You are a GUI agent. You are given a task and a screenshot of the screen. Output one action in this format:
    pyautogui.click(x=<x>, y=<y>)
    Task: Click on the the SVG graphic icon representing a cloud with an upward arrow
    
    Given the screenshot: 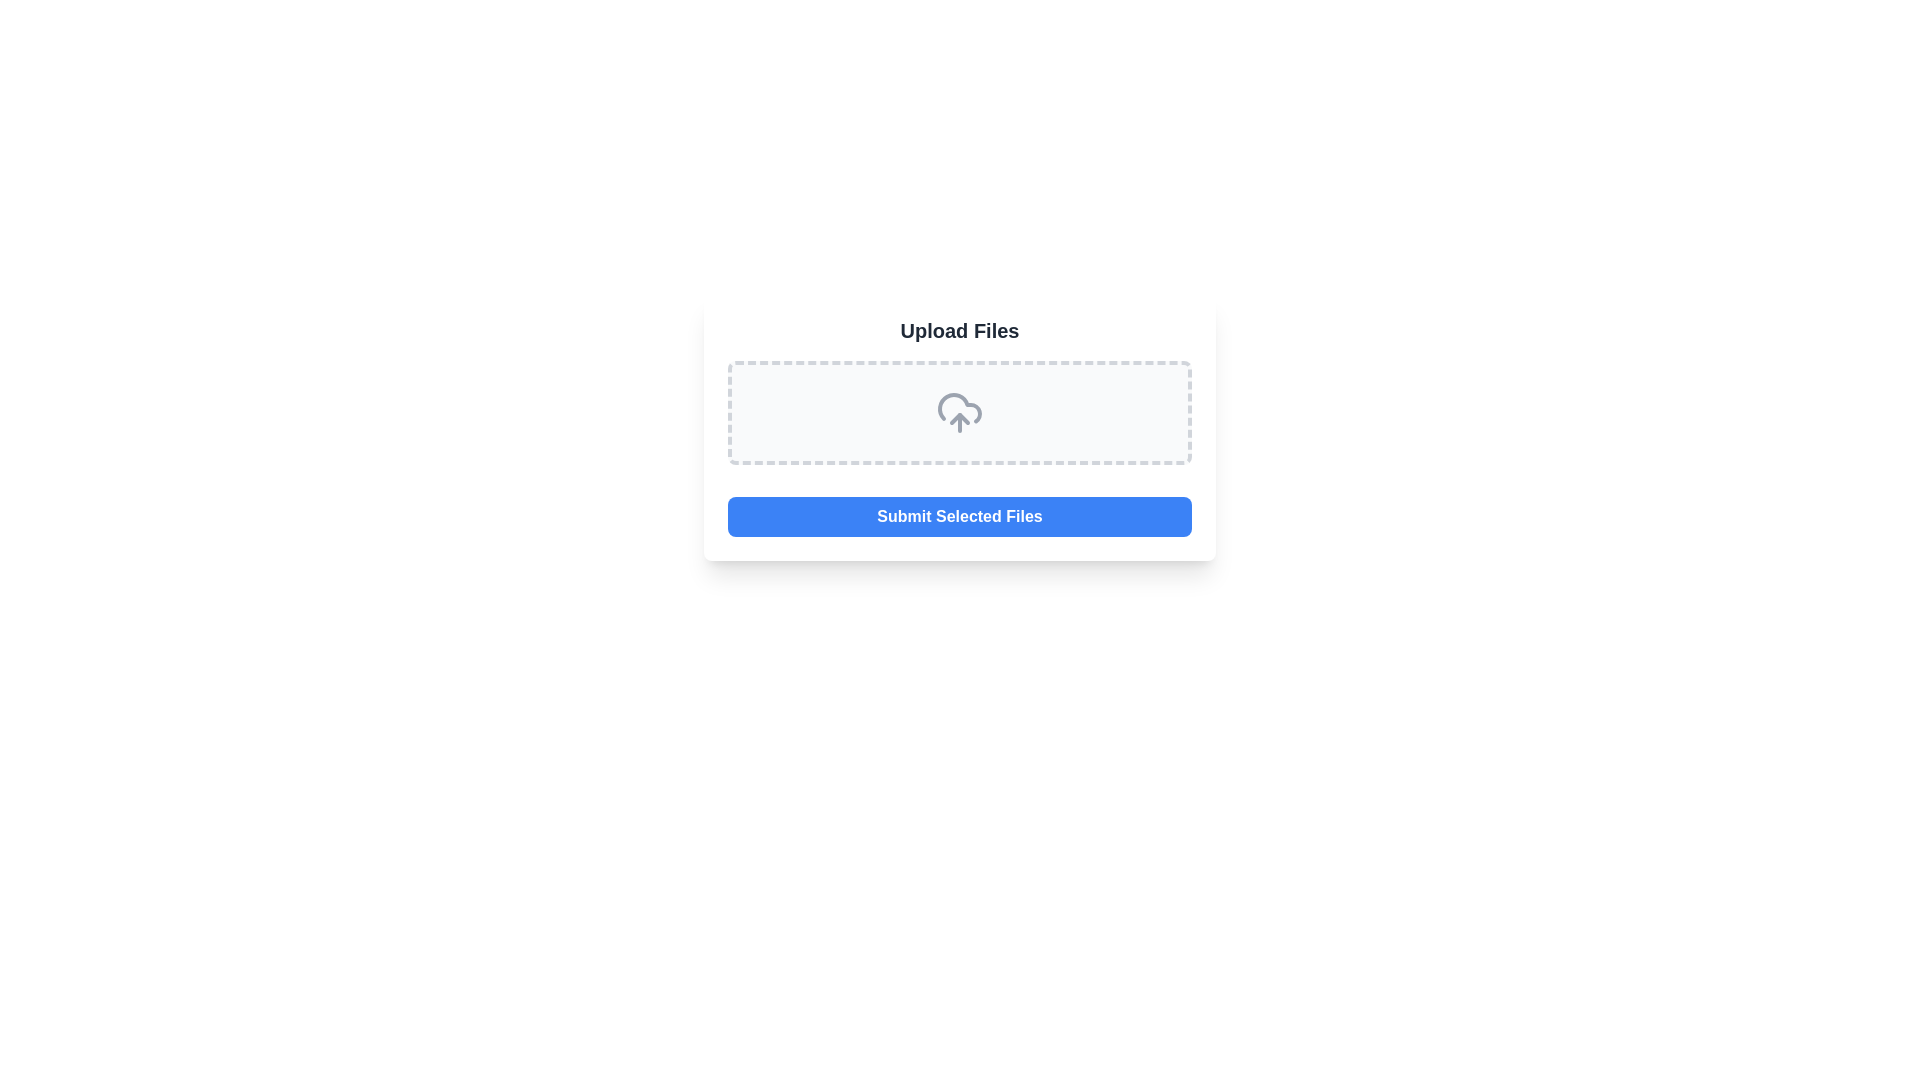 What is the action you would take?
    pyautogui.click(x=960, y=411)
    